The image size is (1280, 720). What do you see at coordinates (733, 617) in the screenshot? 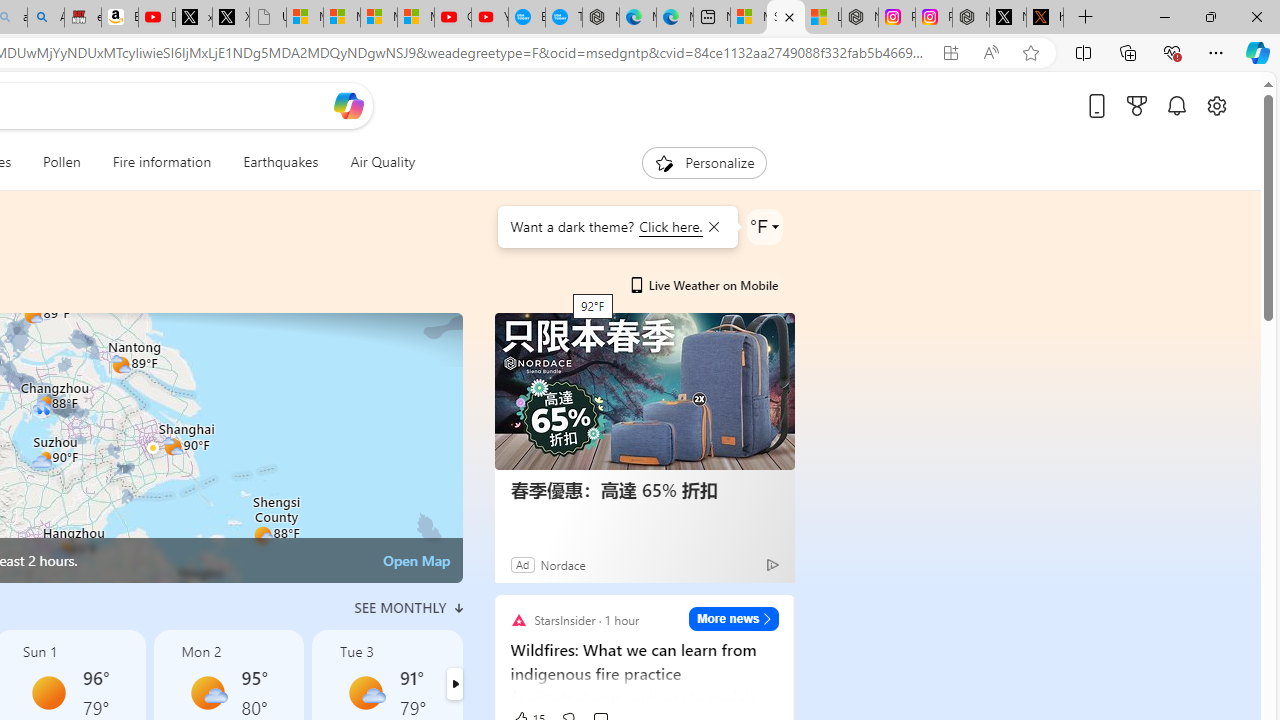
I see `'More news'` at bounding box center [733, 617].